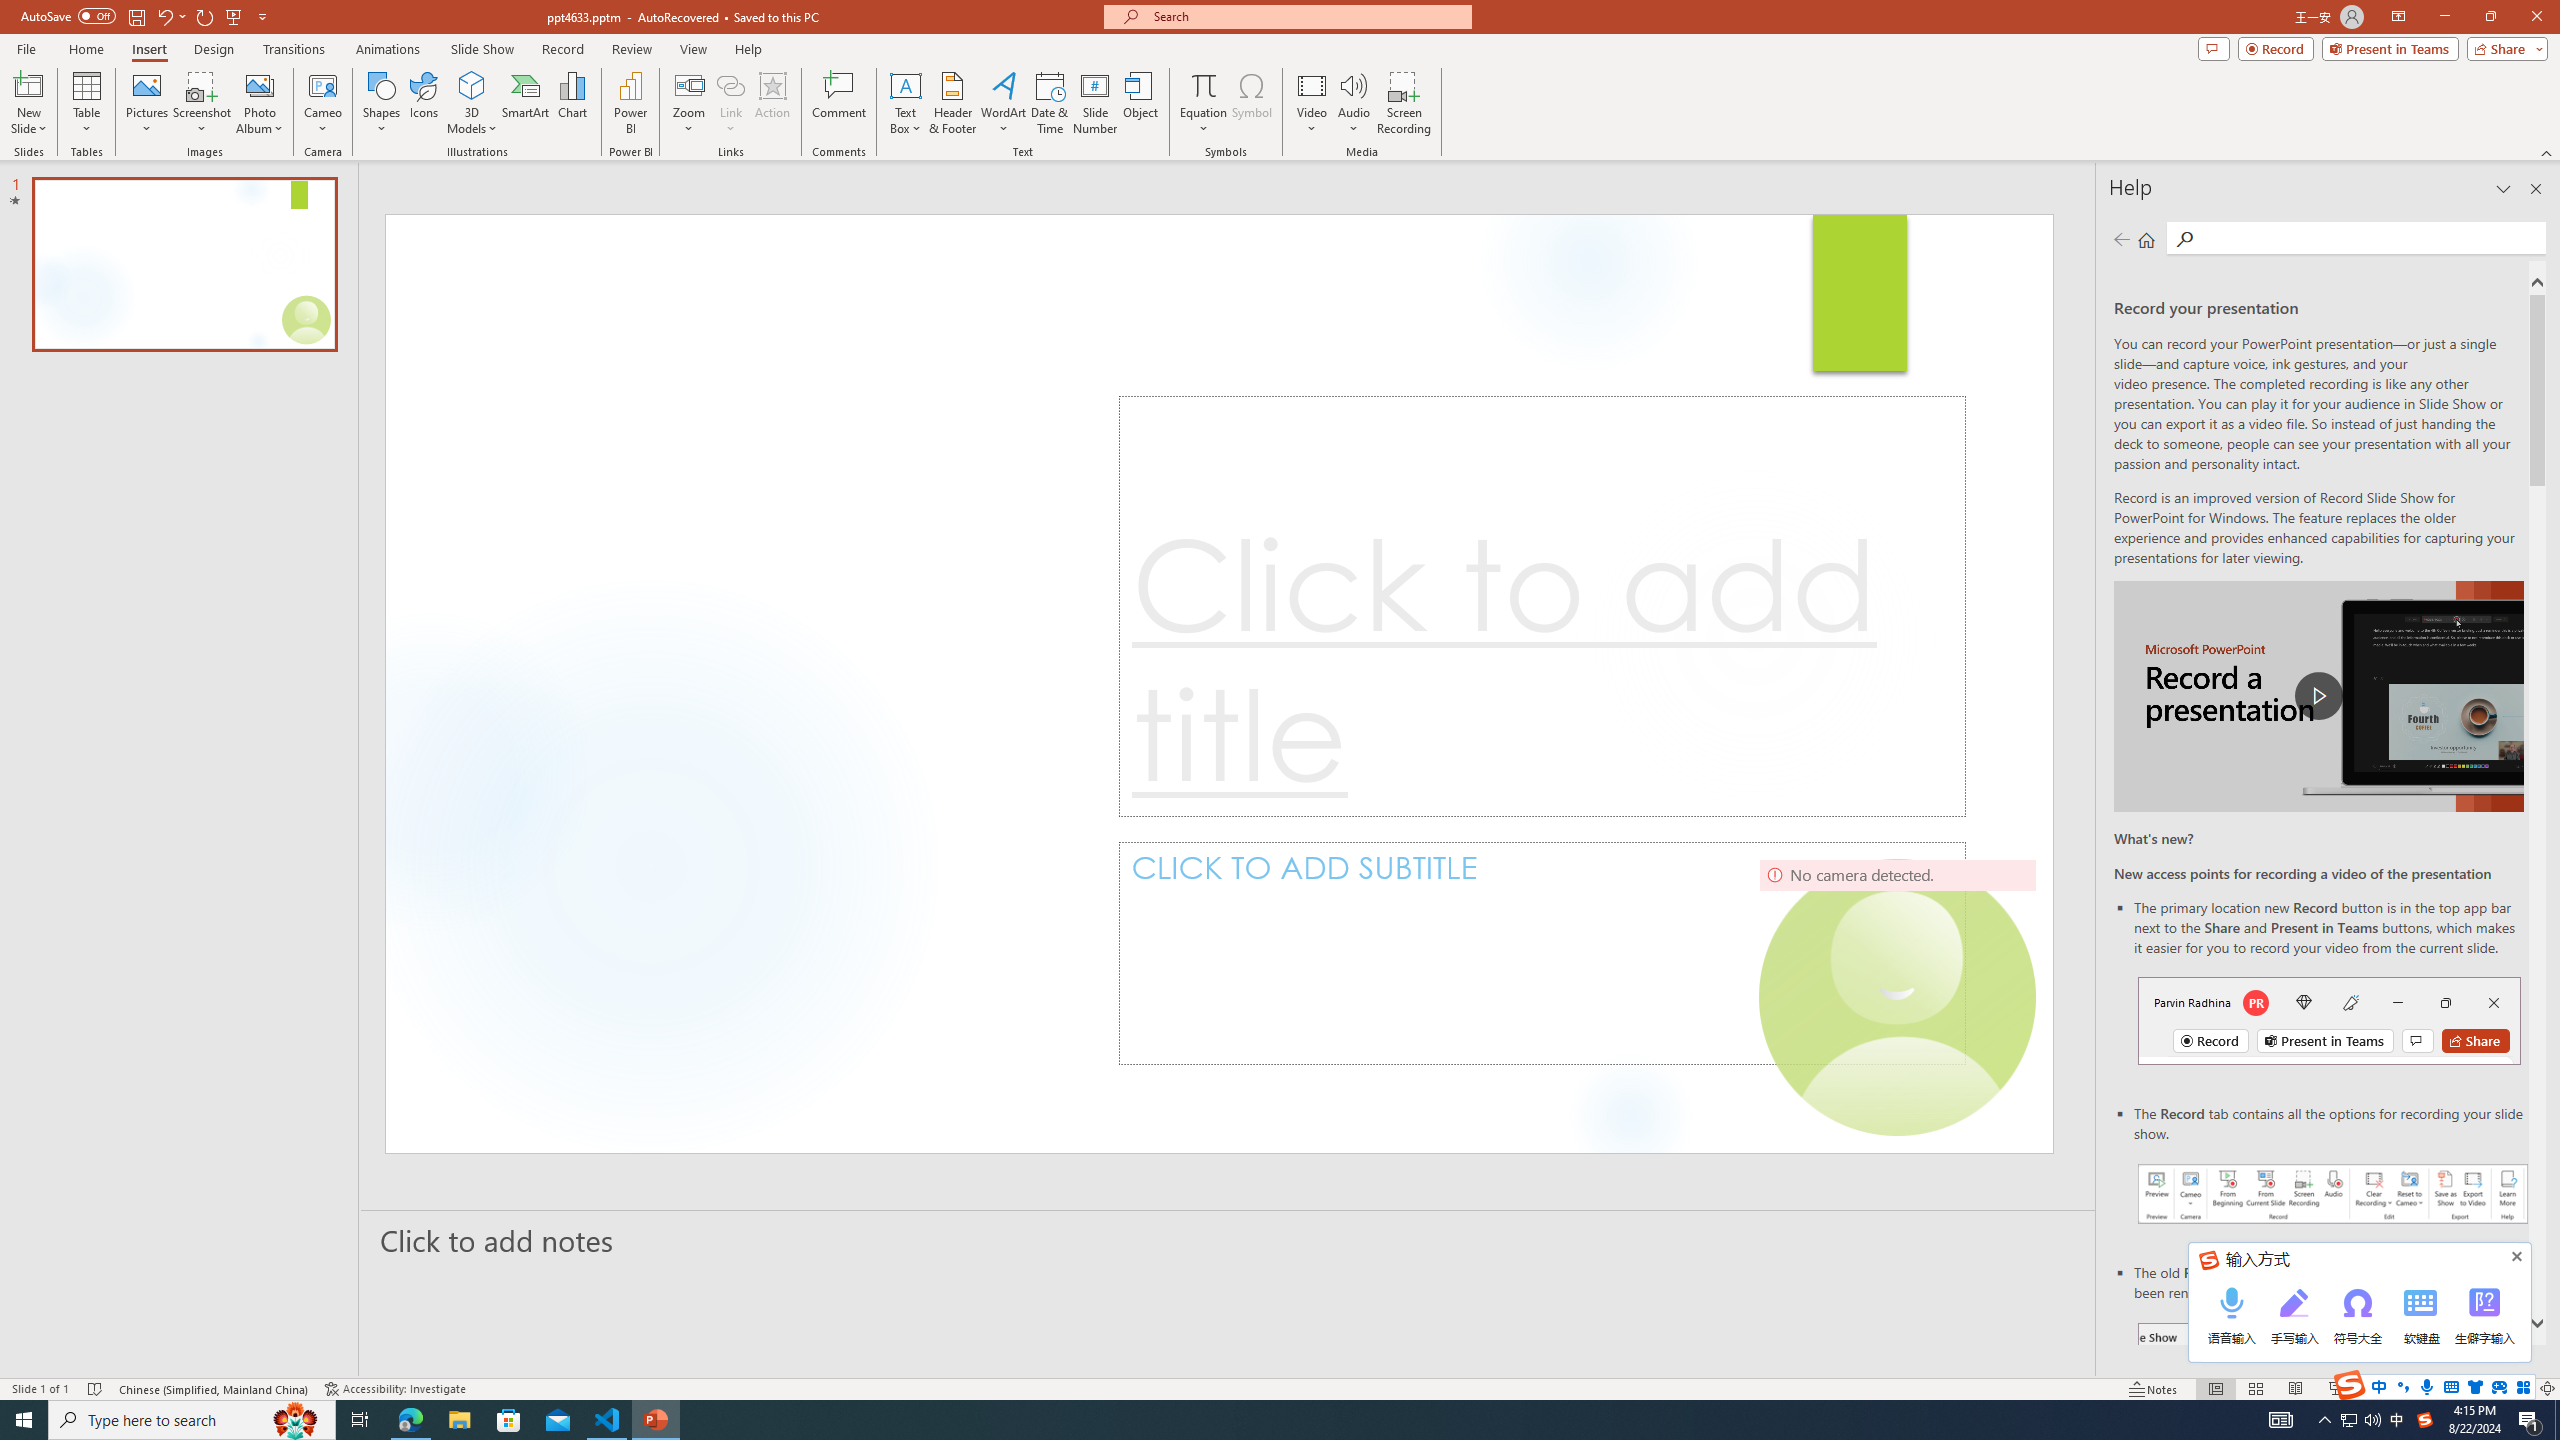 The height and width of the screenshot is (1440, 2560). Describe the element at coordinates (2121, 238) in the screenshot. I see `'Previous page'` at that location.